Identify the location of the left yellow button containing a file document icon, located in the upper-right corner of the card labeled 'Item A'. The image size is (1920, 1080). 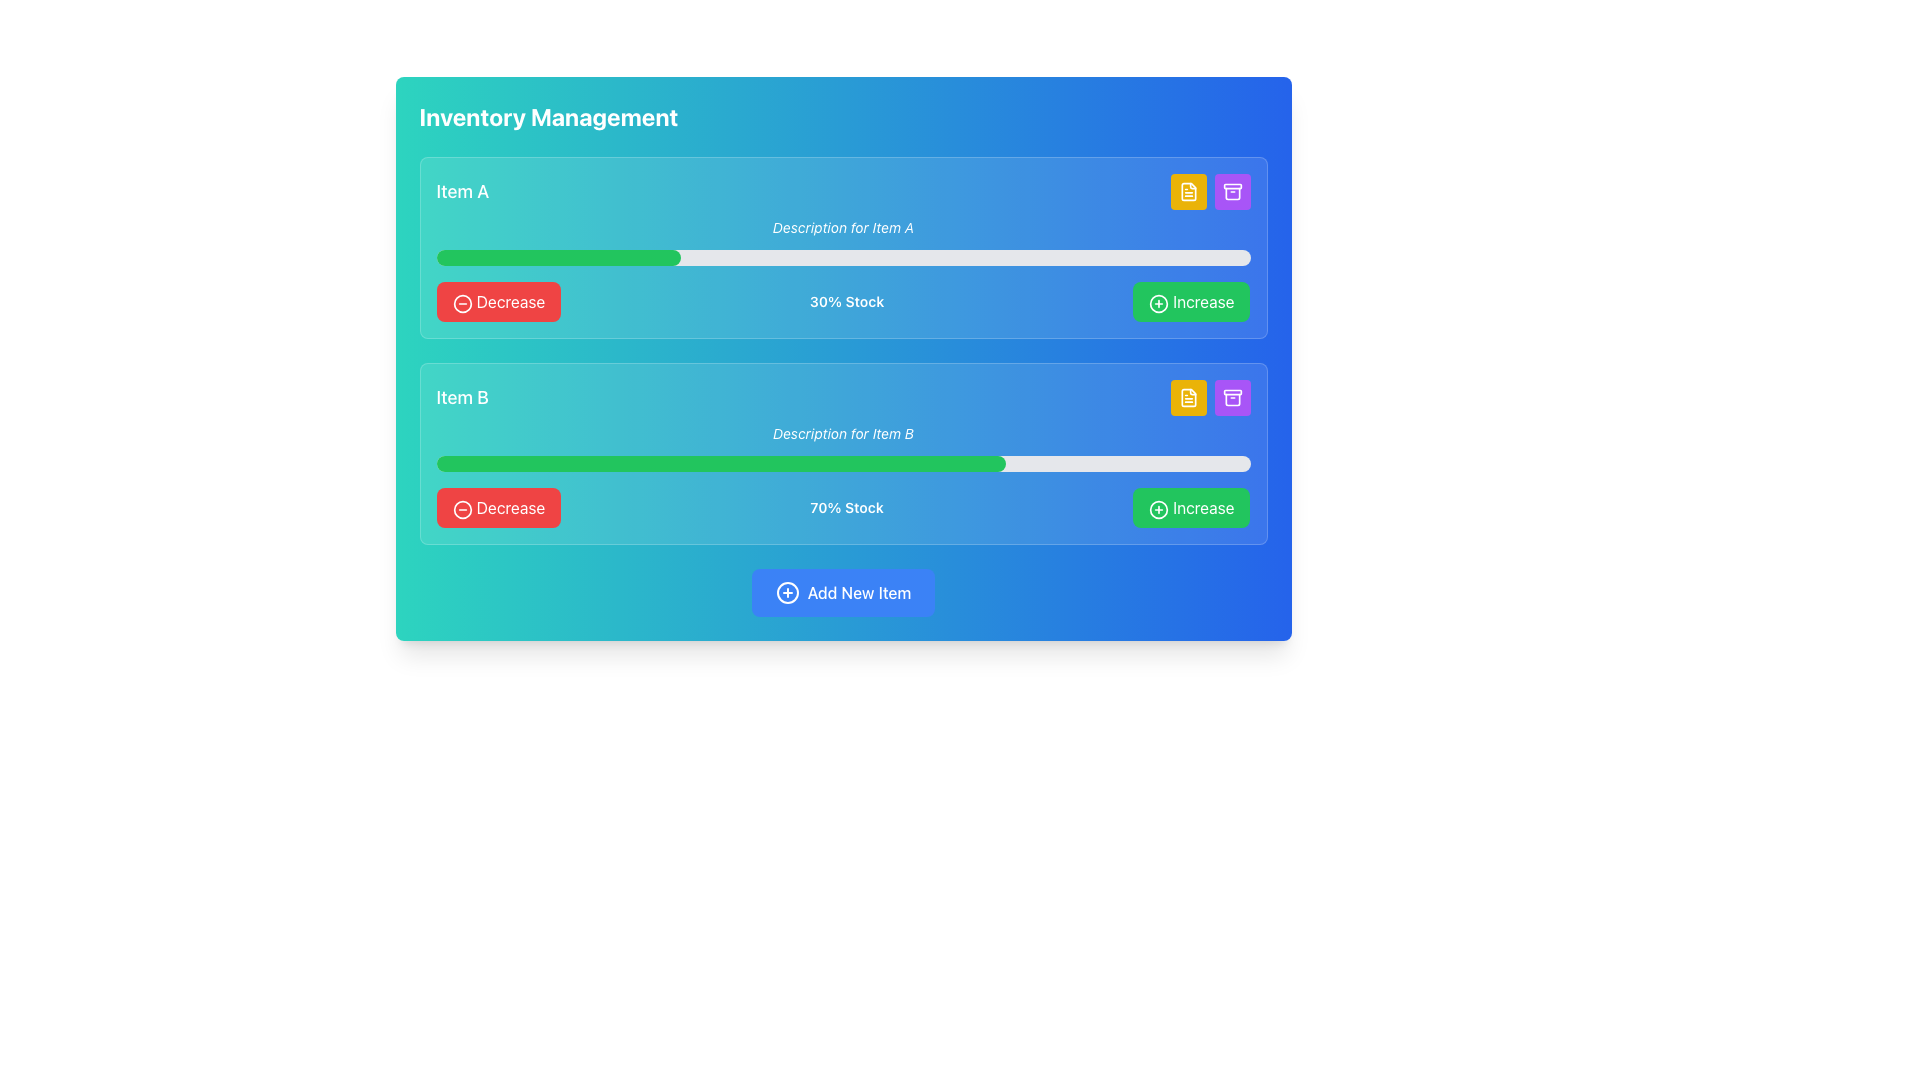
(1209, 192).